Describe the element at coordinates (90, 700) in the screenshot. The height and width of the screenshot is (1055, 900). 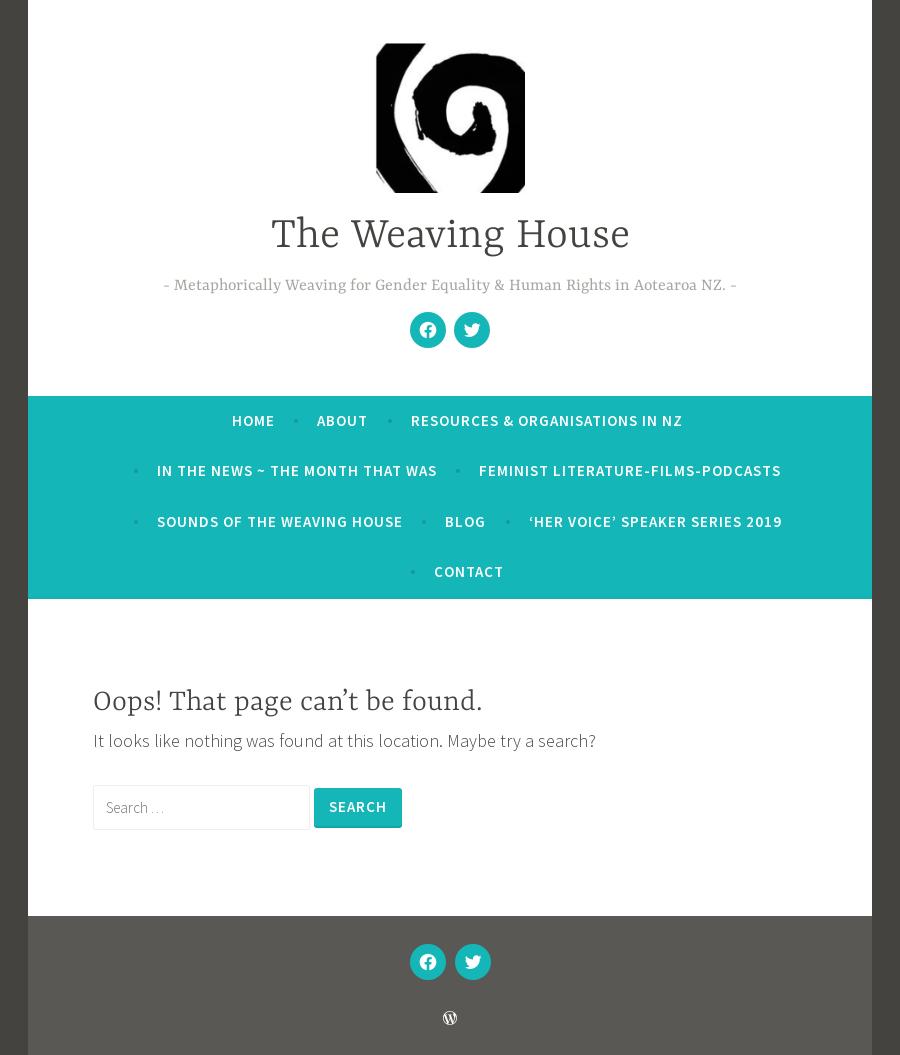
I see `'Oops! That page can’t be found.'` at that location.